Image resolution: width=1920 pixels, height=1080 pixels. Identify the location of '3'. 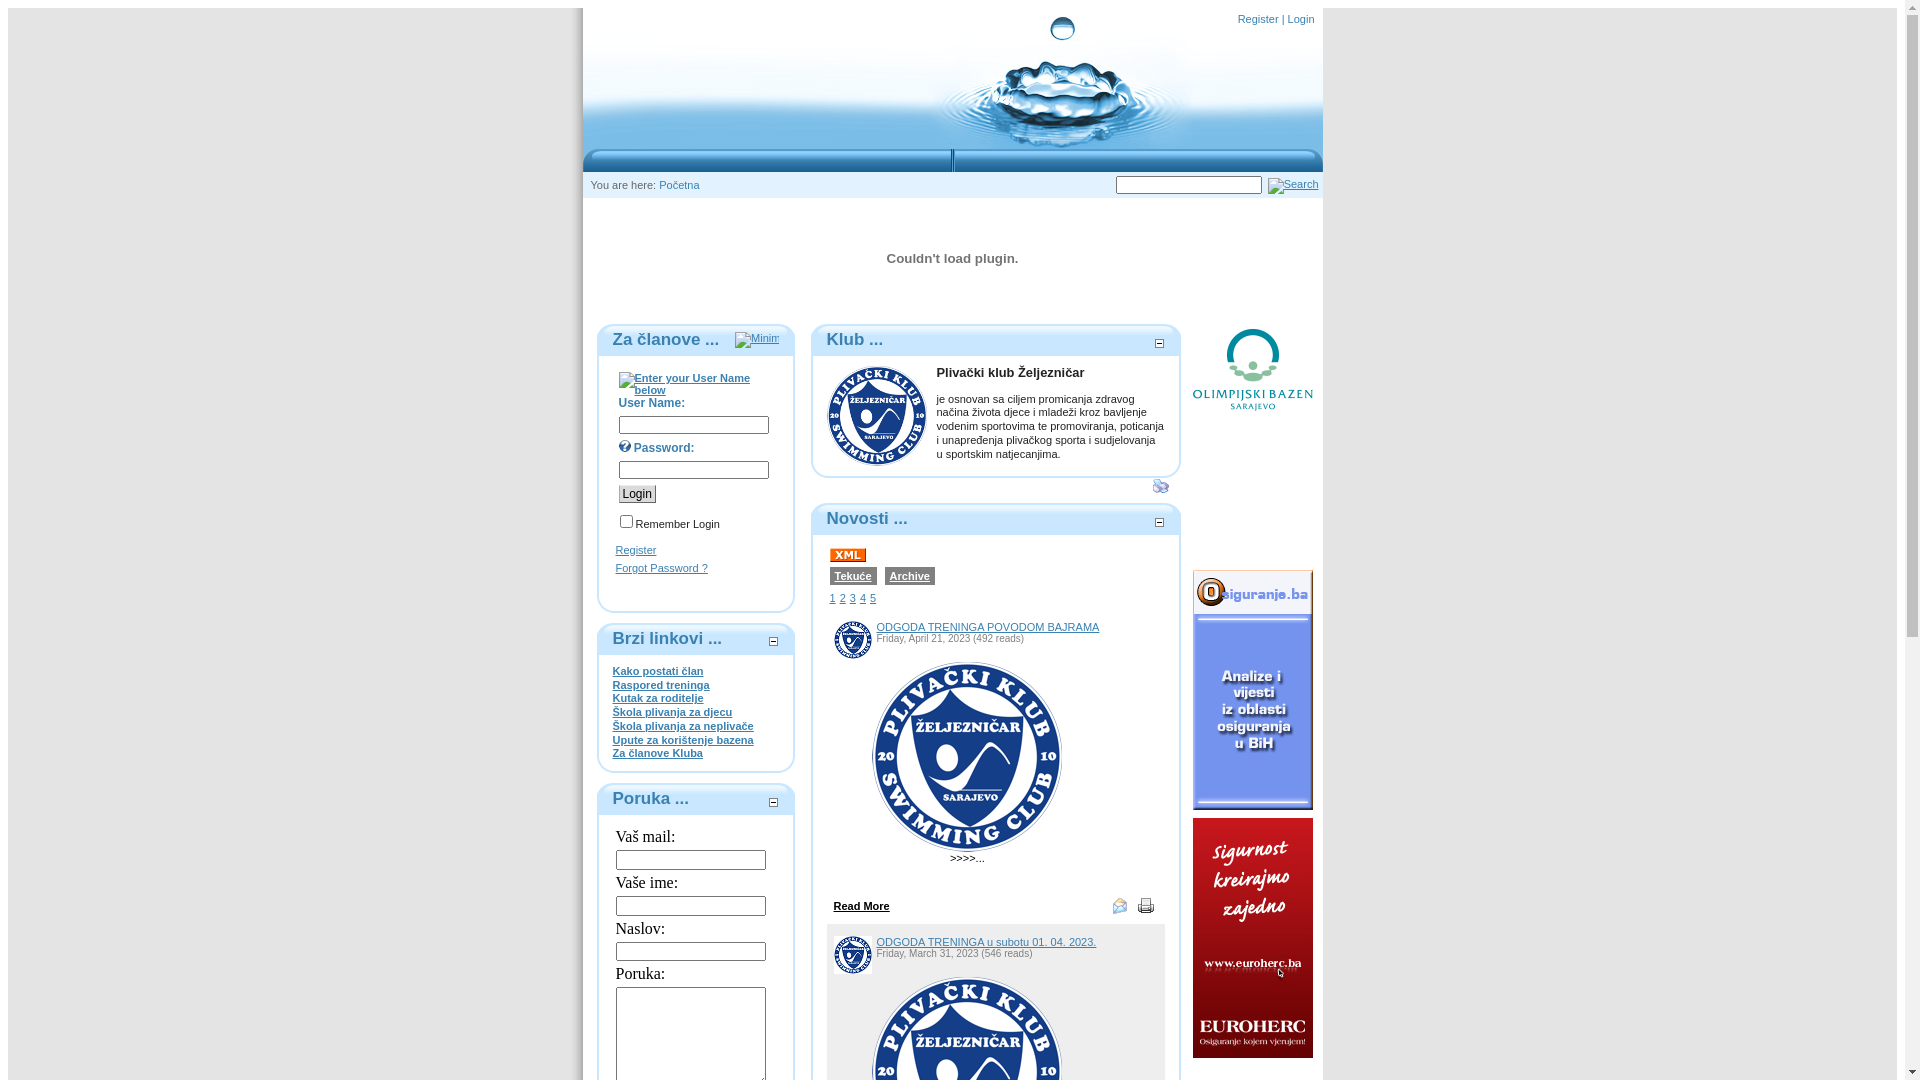
(853, 596).